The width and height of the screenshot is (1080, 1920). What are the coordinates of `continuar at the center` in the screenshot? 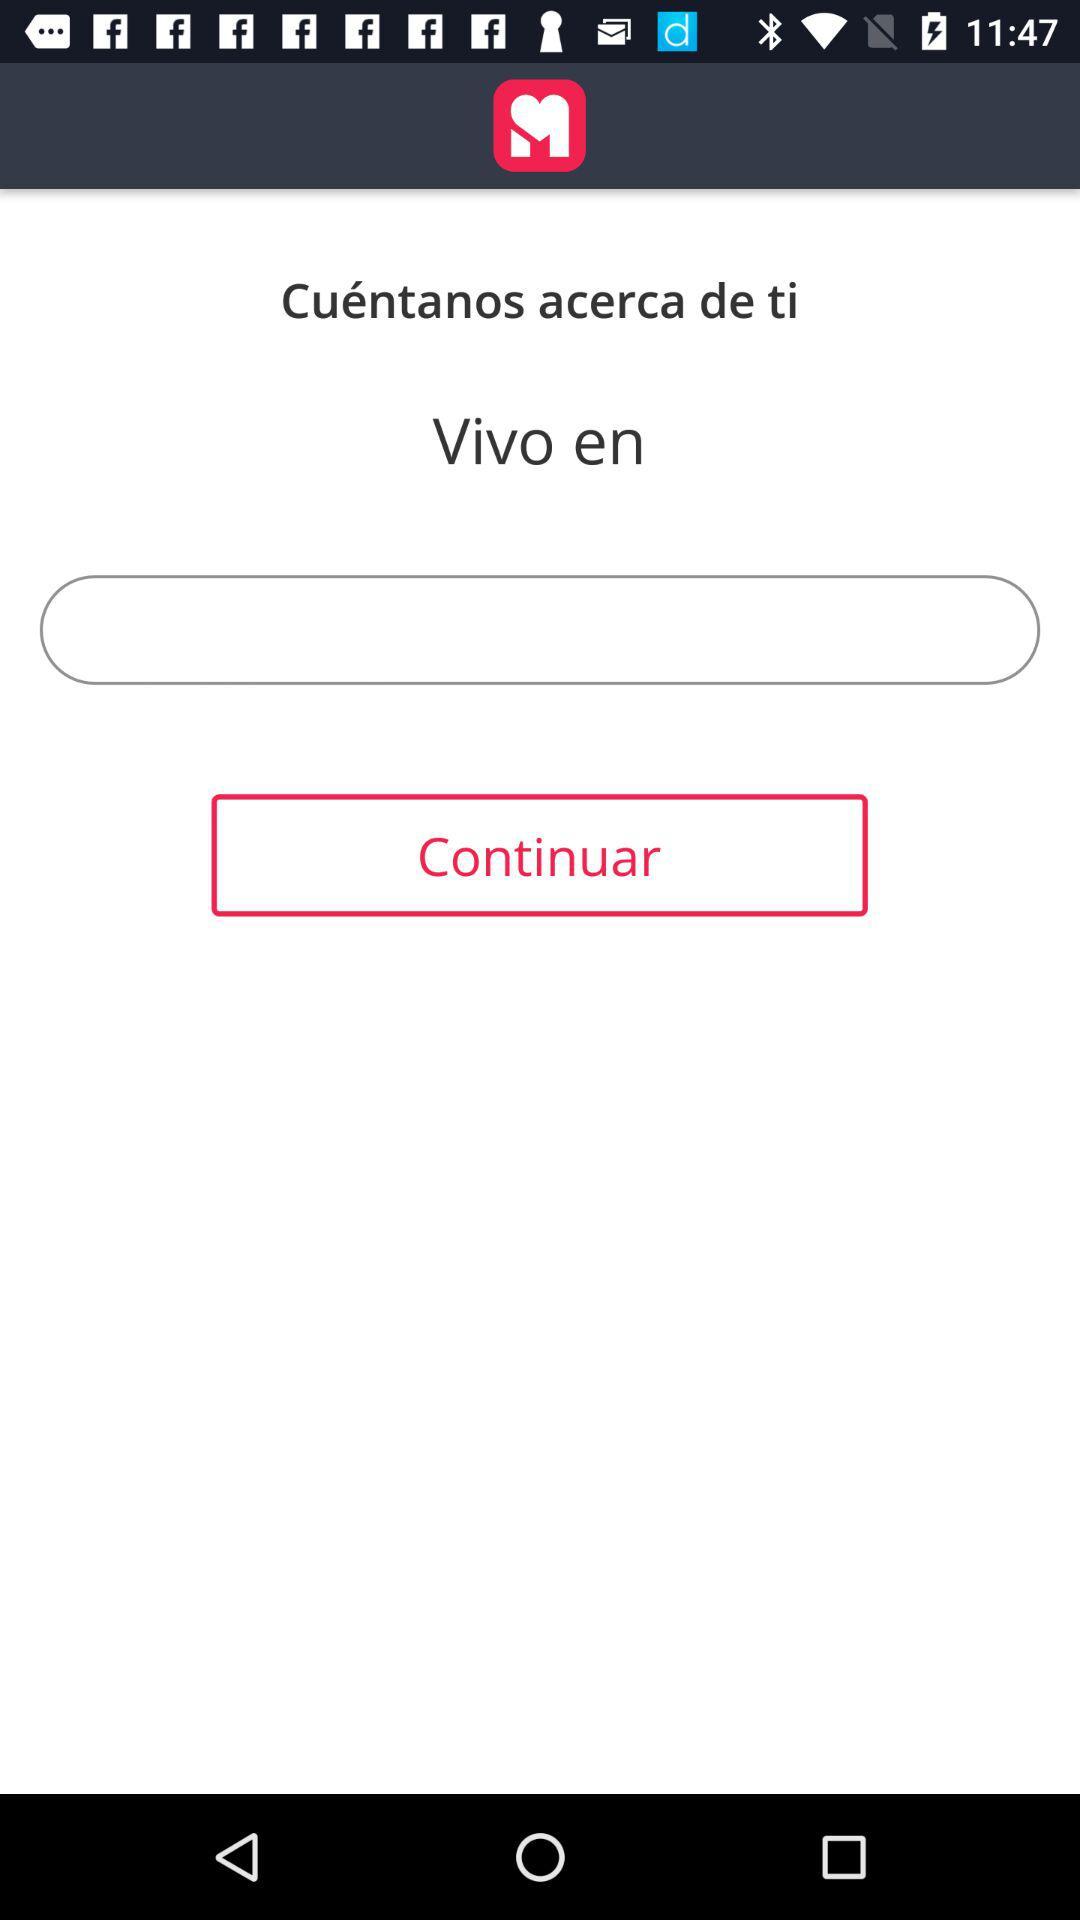 It's located at (538, 855).